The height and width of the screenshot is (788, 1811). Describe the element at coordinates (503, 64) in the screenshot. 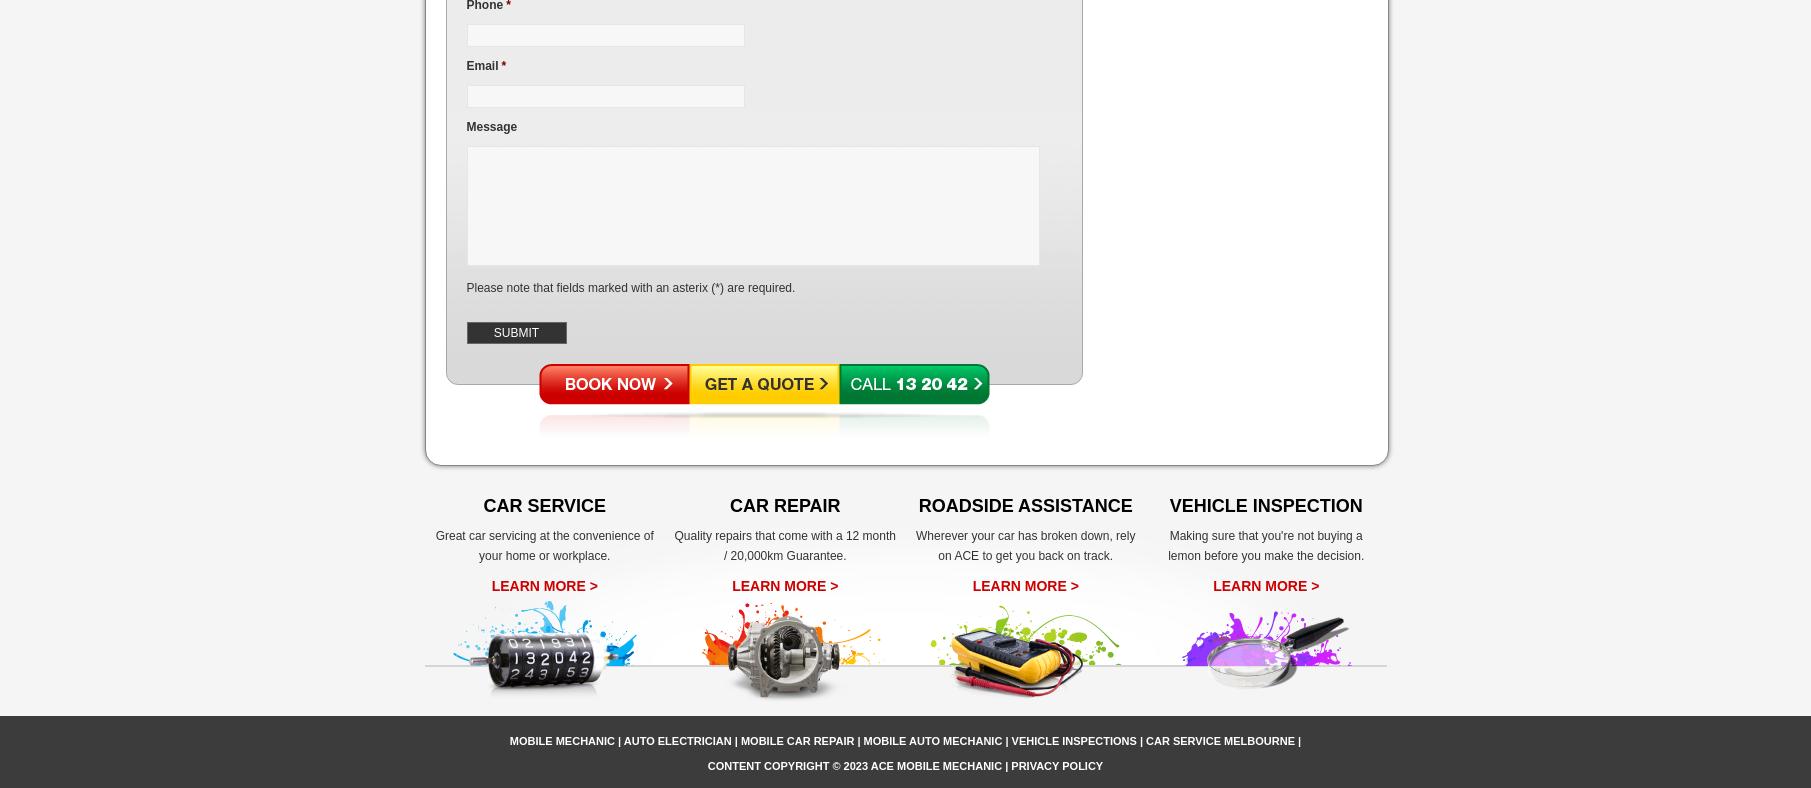

I see `'*'` at that location.